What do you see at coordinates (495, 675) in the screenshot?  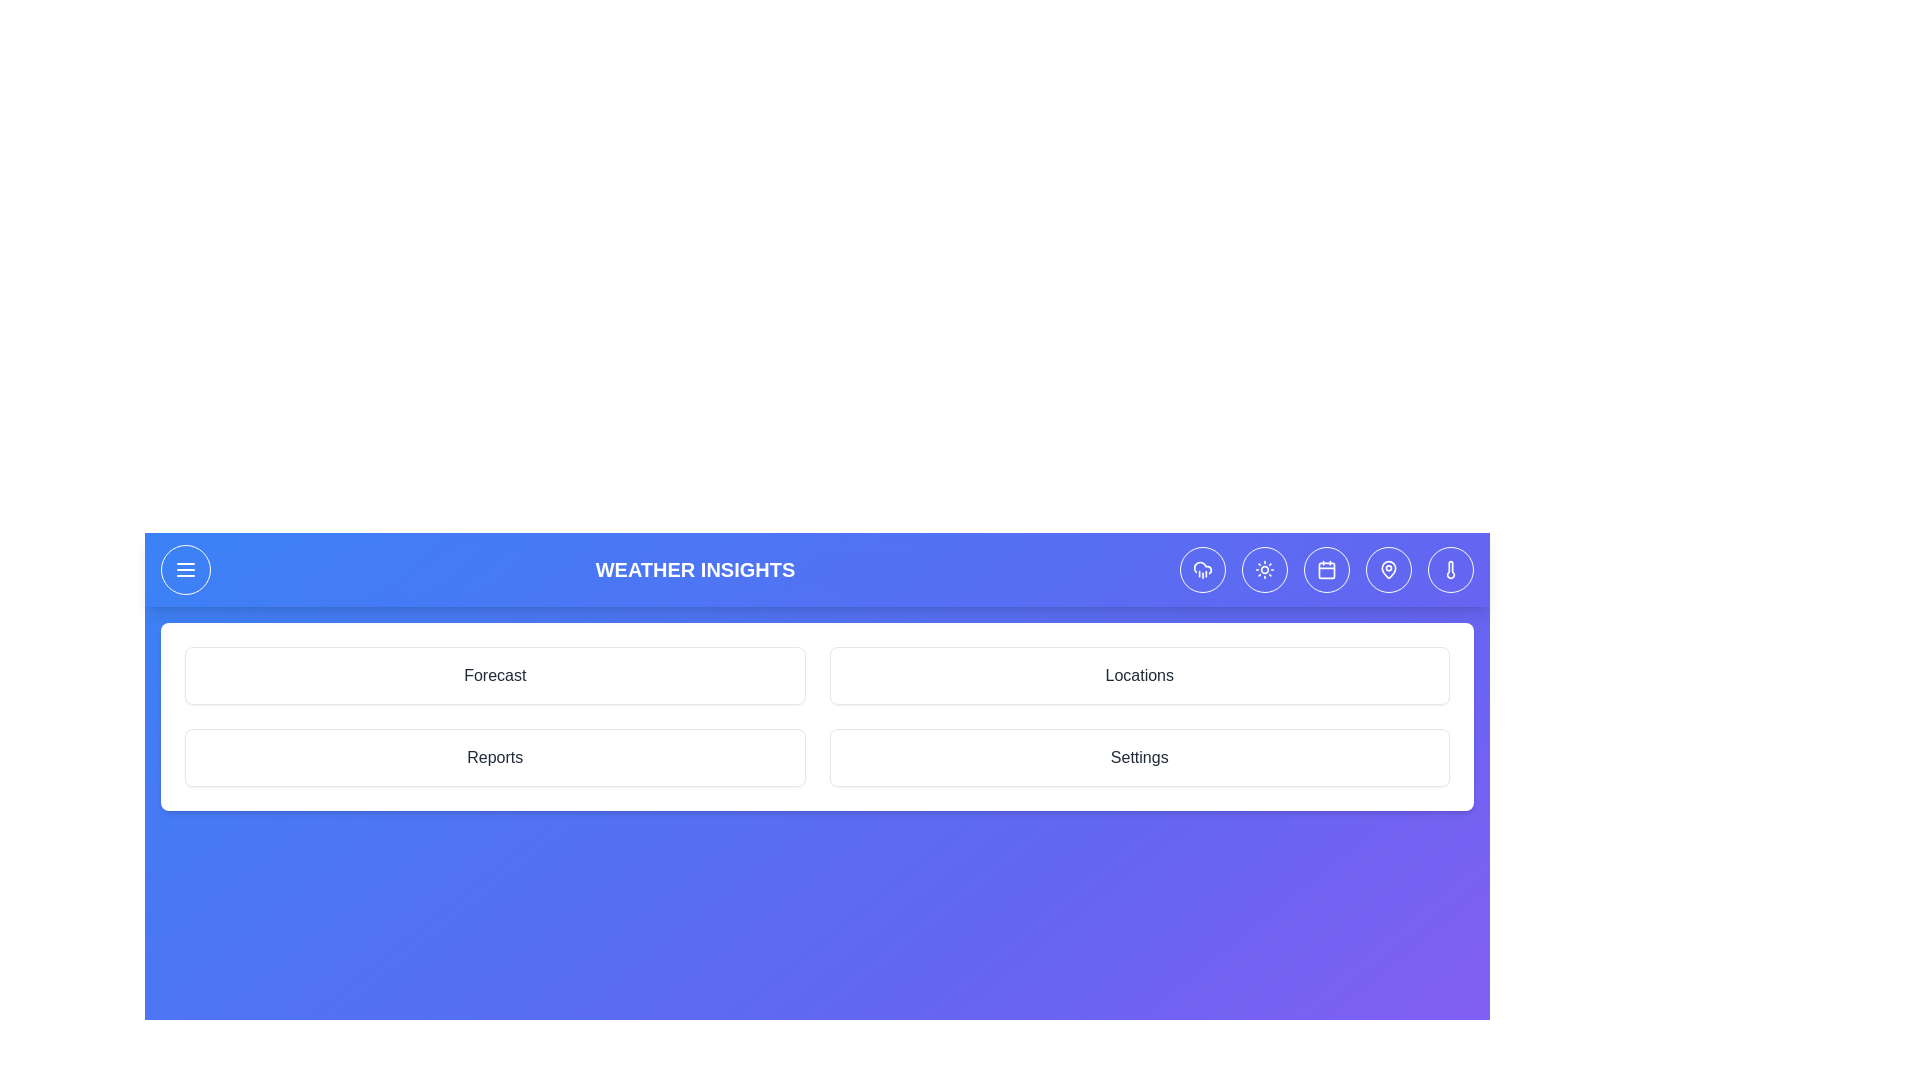 I see `the Forecast navigation option` at bounding box center [495, 675].